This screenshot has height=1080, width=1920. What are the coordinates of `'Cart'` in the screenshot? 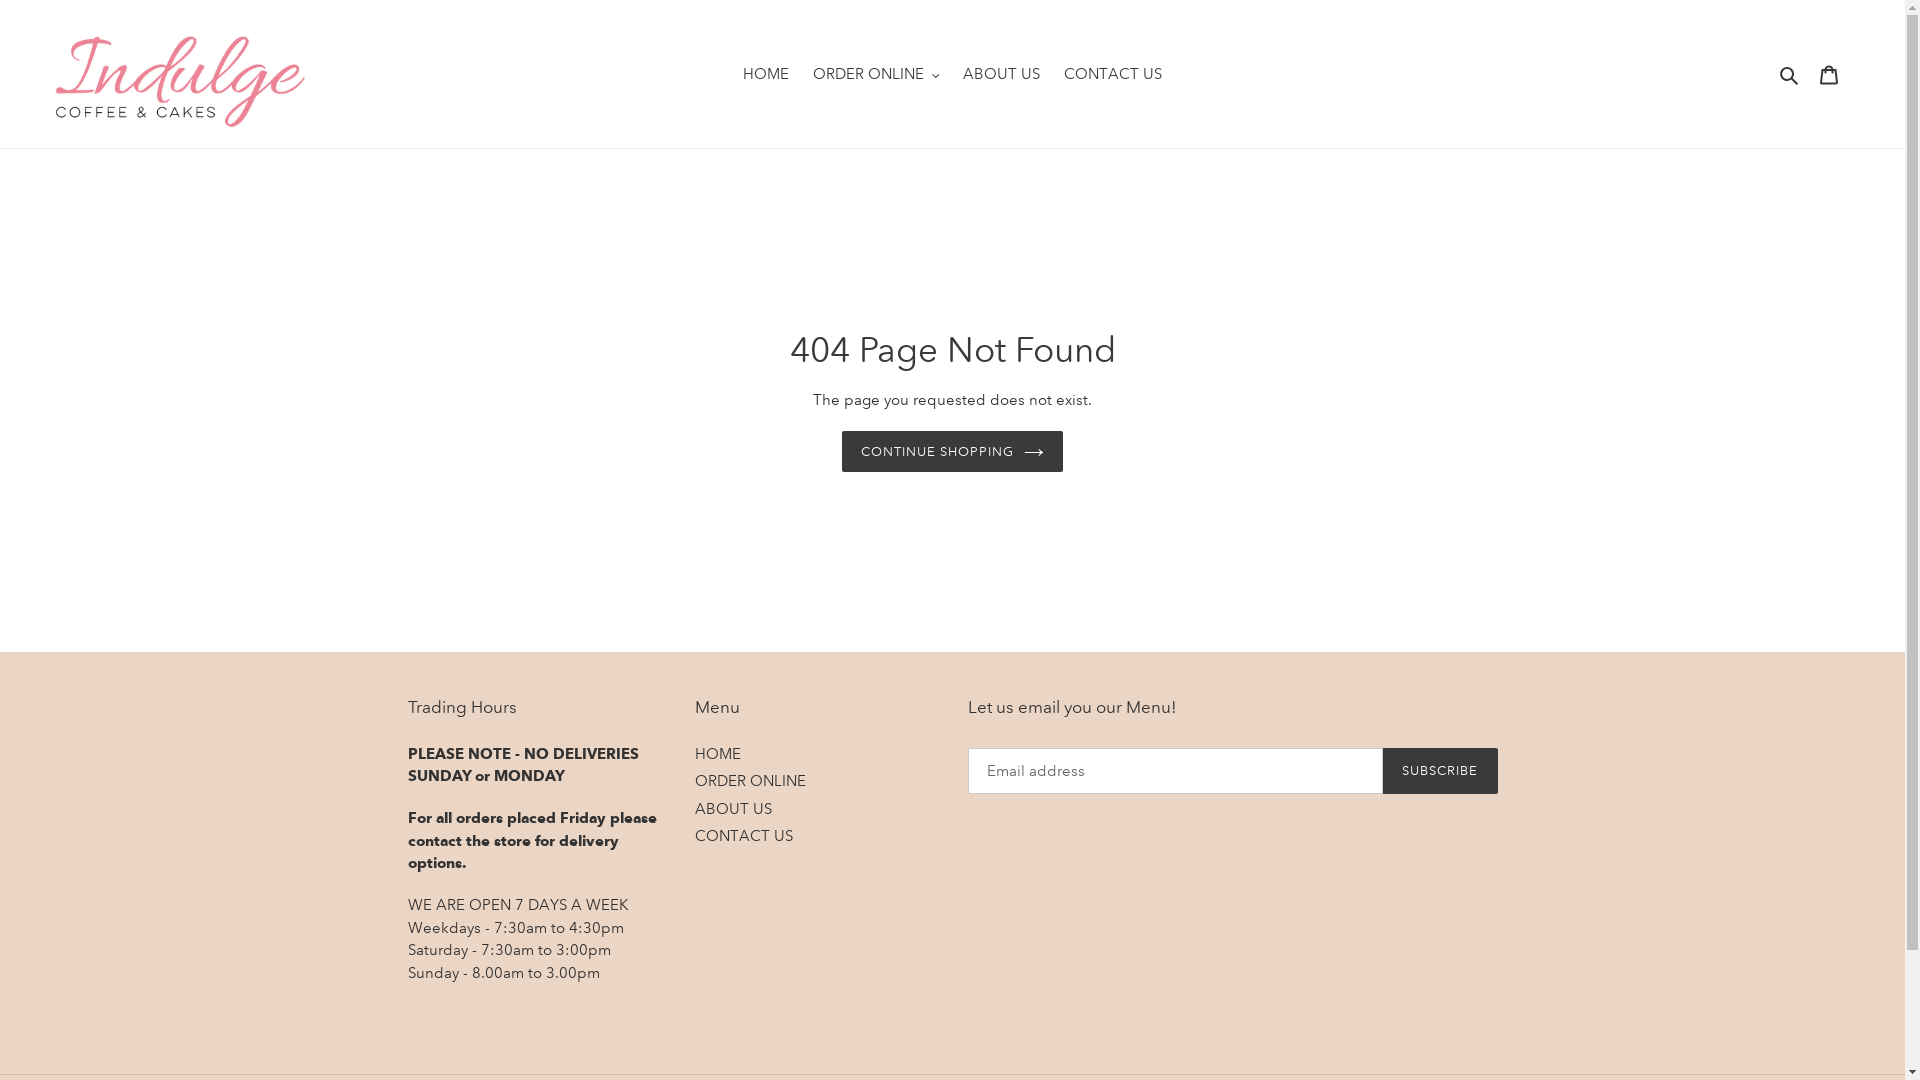 It's located at (1828, 73).